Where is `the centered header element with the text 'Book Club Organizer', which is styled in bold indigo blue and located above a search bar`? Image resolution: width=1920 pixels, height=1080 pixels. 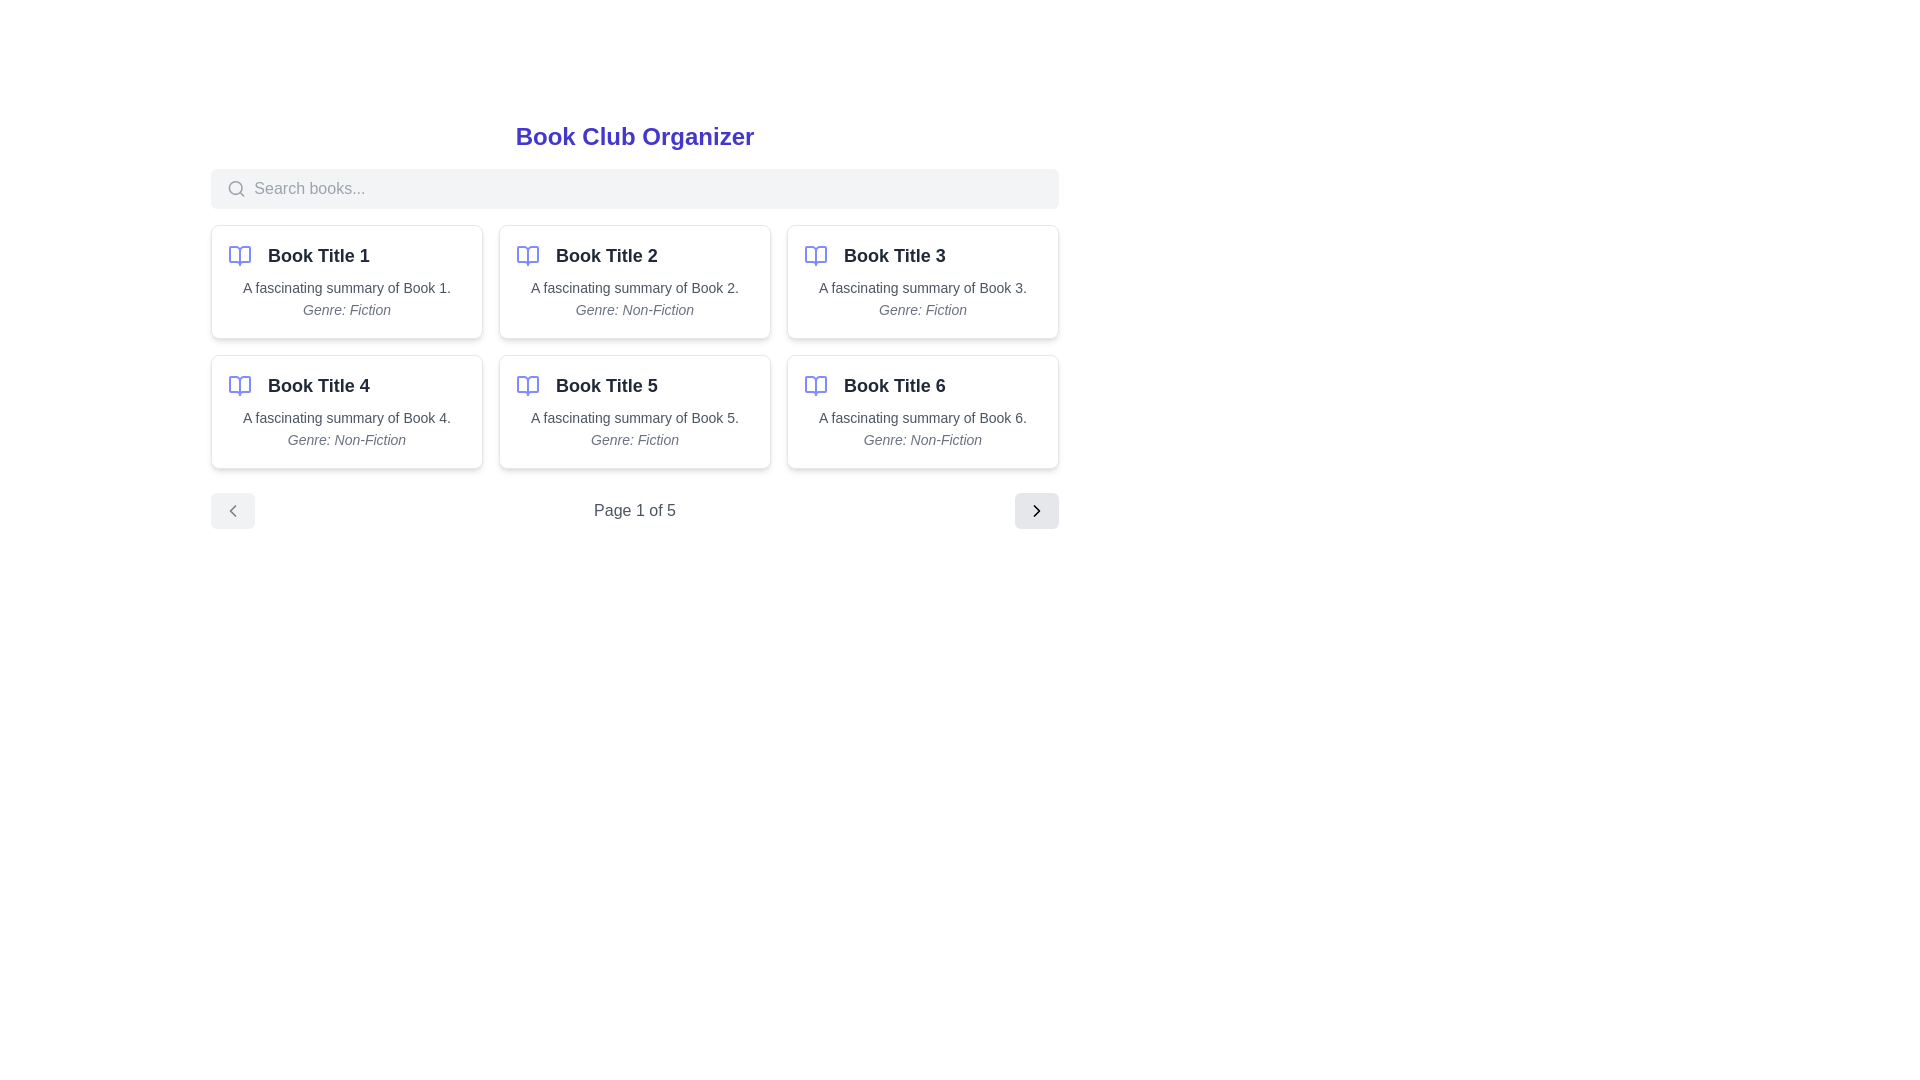 the centered header element with the text 'Book Club Organizer', which is styled in bold indigo blue and located above a search bar is located at coordinates (633, 136).